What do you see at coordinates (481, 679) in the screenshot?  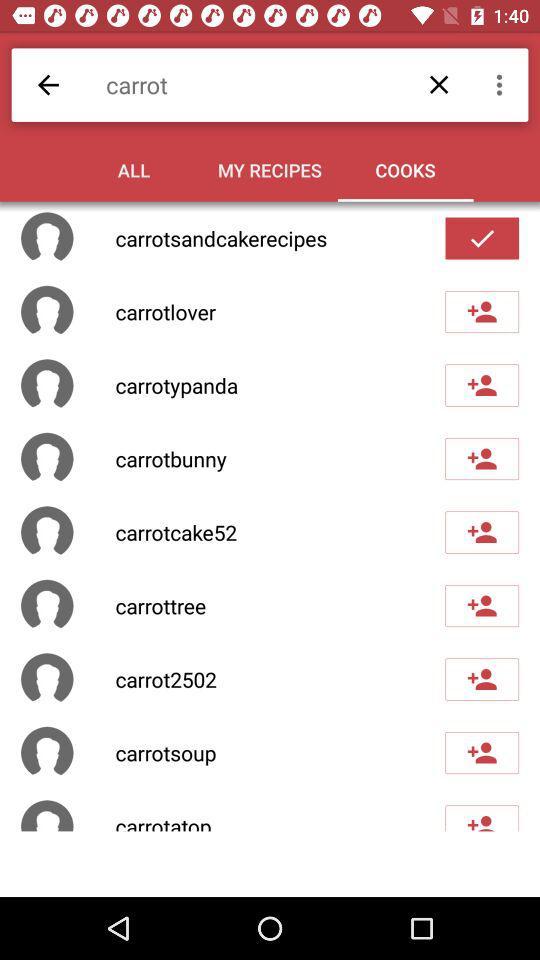 I see `user carrot2502 to cooks` at bounding box center [481, 679].